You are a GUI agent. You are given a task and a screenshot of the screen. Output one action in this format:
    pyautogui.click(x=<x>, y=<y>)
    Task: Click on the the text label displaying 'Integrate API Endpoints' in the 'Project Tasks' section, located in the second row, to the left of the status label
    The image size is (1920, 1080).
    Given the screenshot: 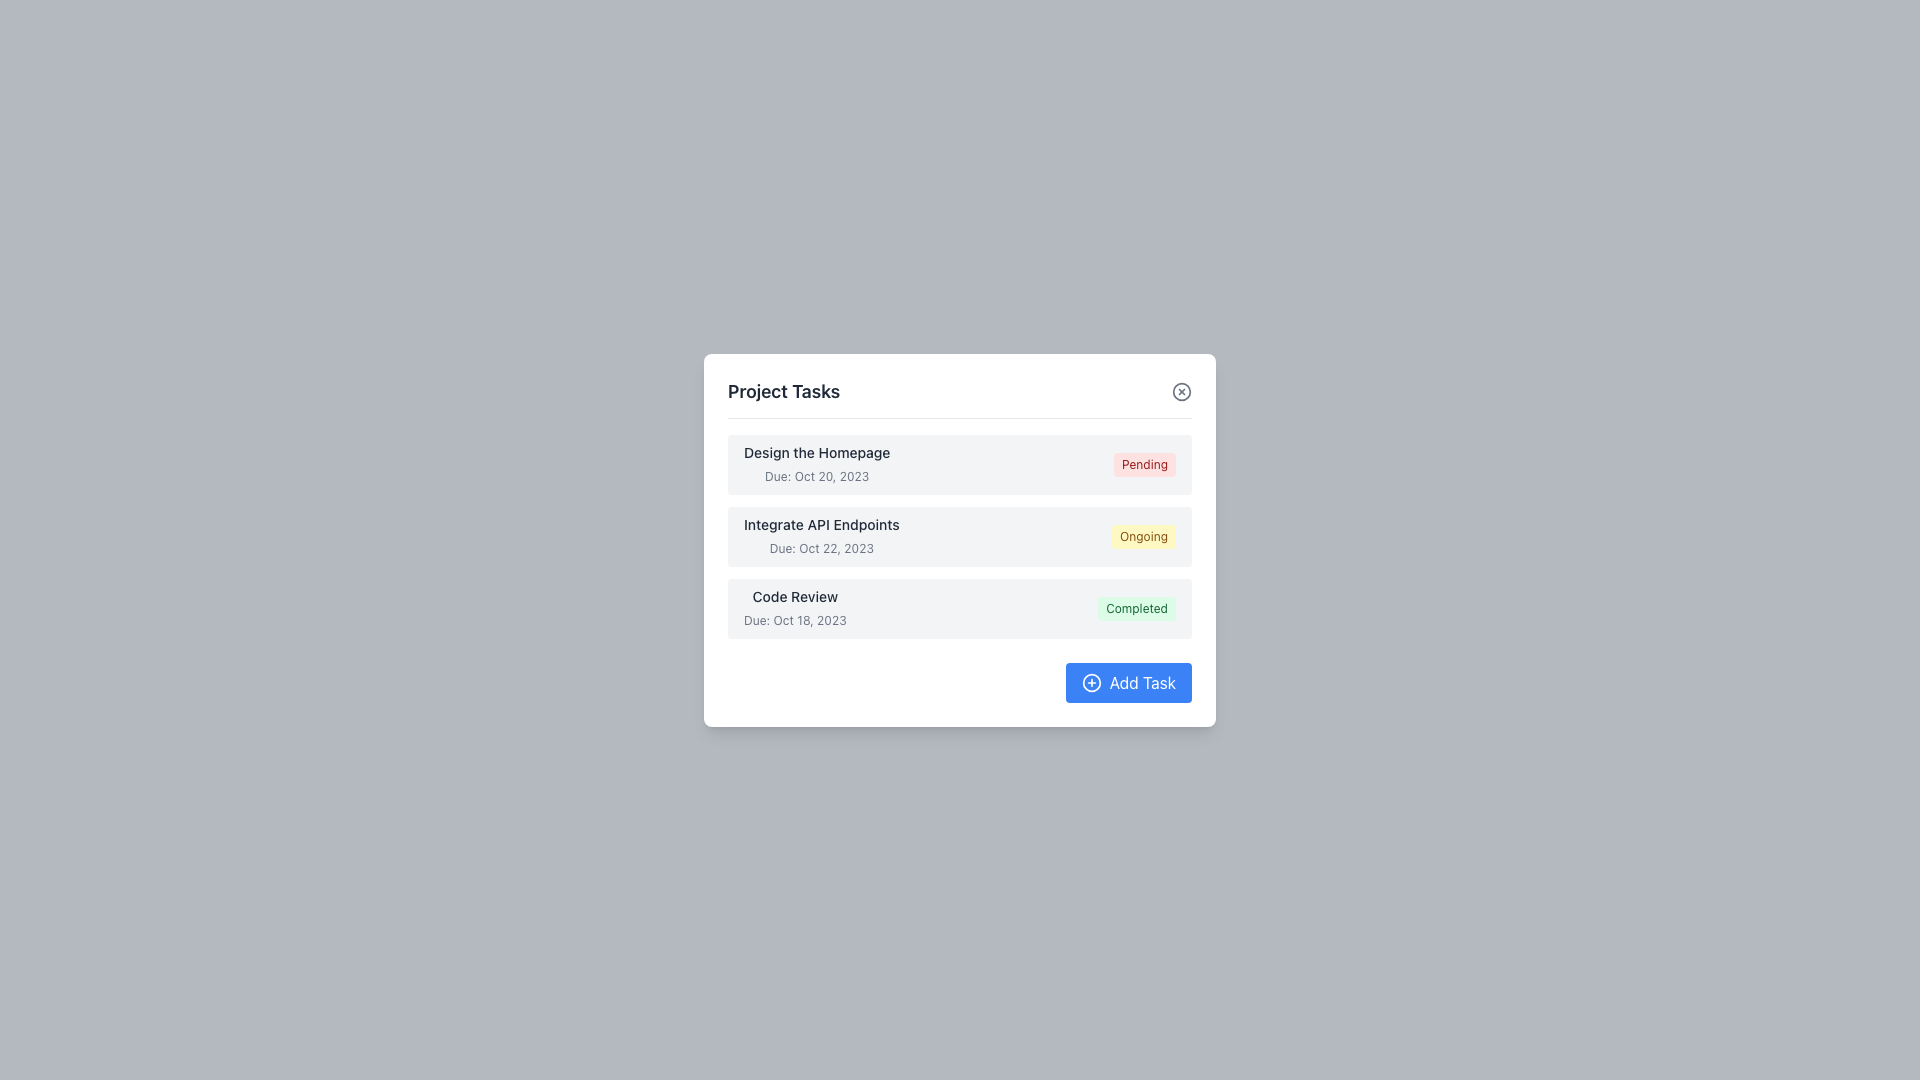 What is the action you would take?
    pyautogui.click(x=821, y=523)
    